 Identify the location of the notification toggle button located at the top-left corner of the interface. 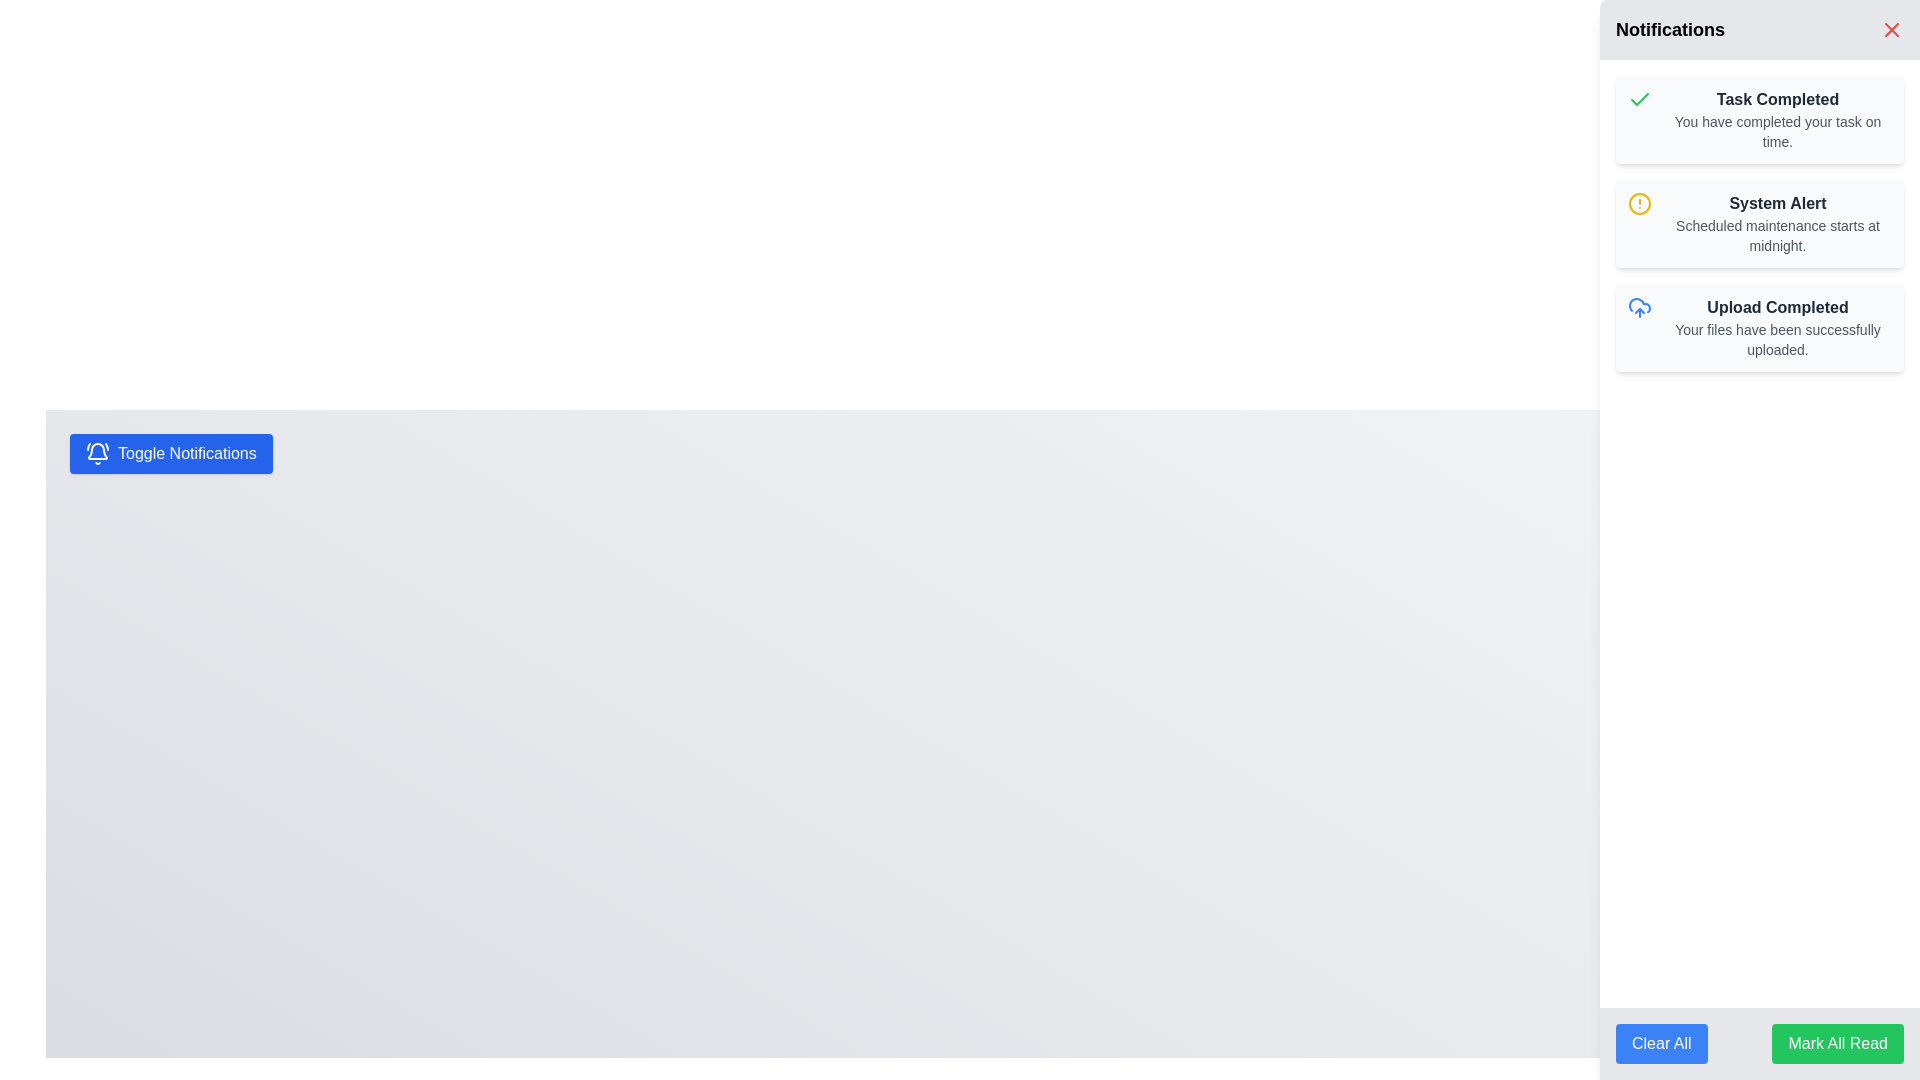
(171, 454).